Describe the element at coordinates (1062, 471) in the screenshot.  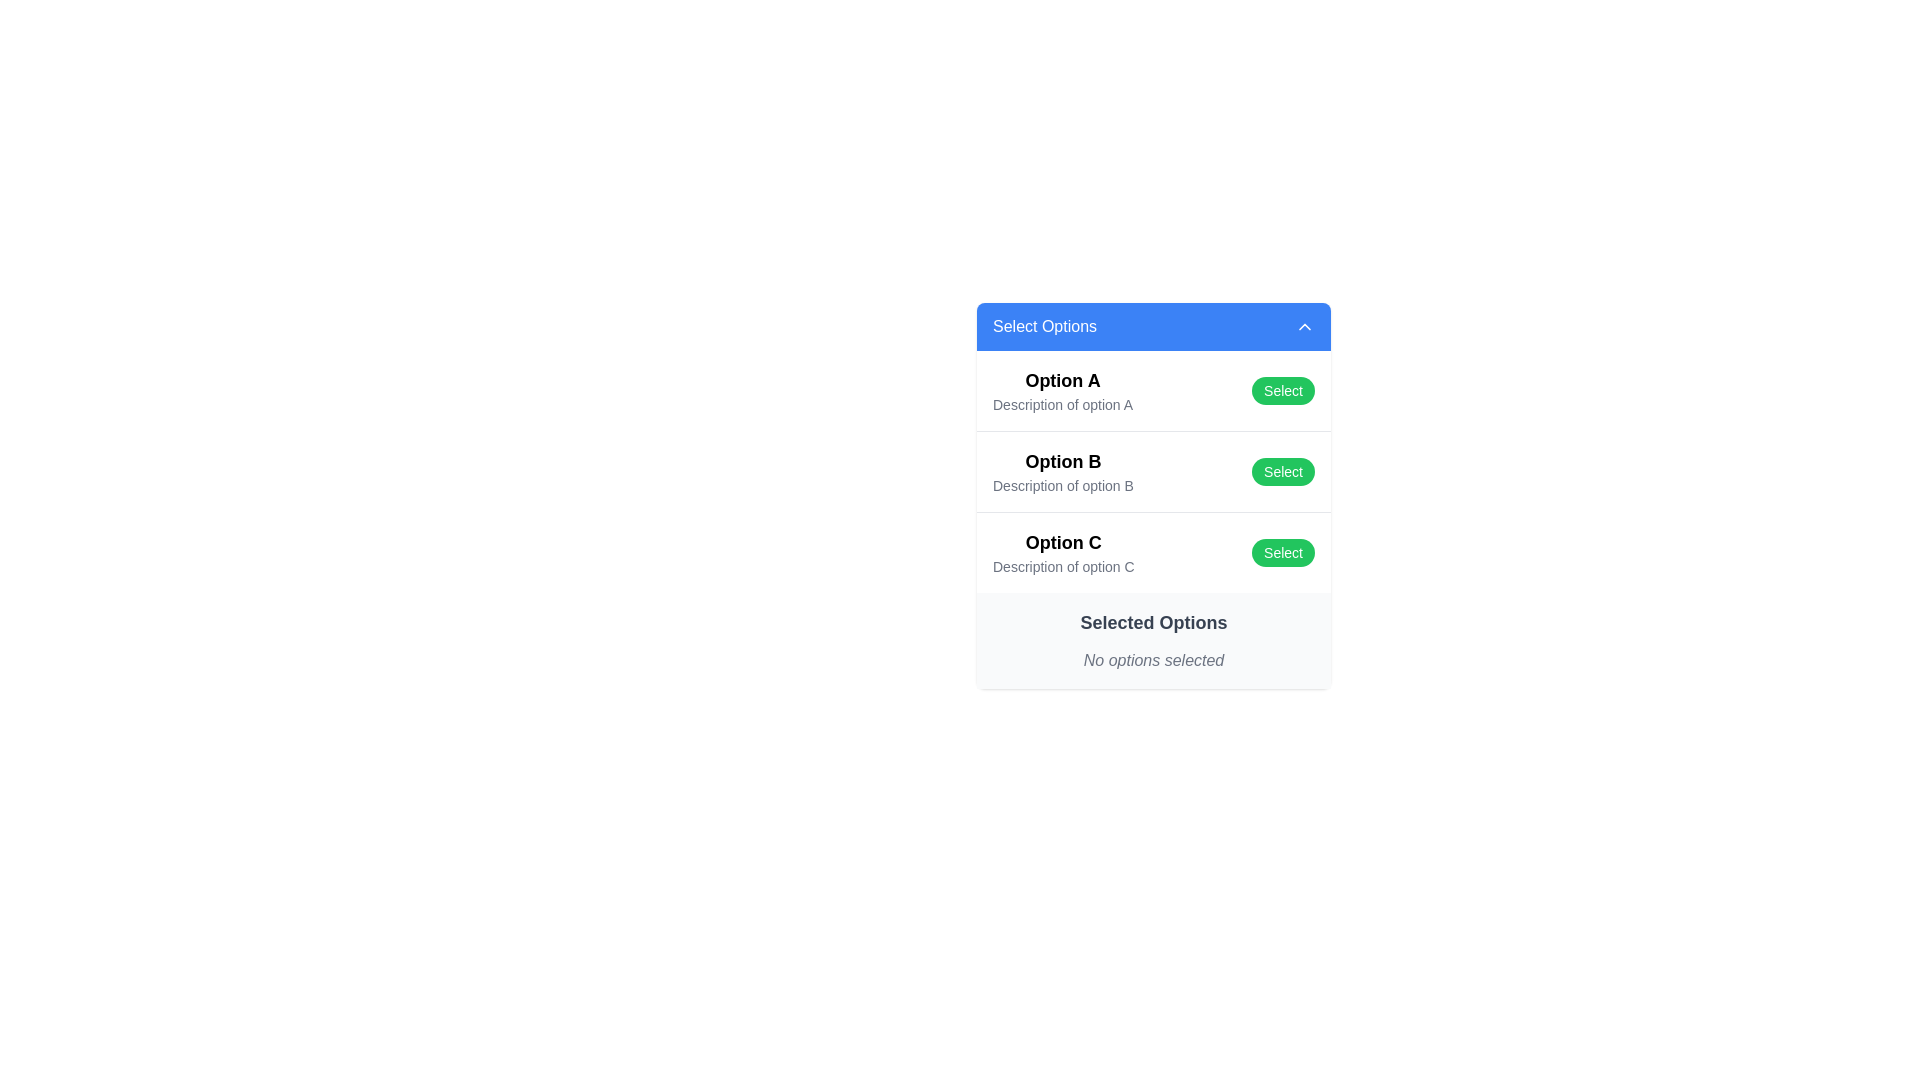
I see `the text-based UI element labeled 'Option B' with a subtitle 'Description of option B', which is the second option in a vertically listed group of options within a card` at that location.